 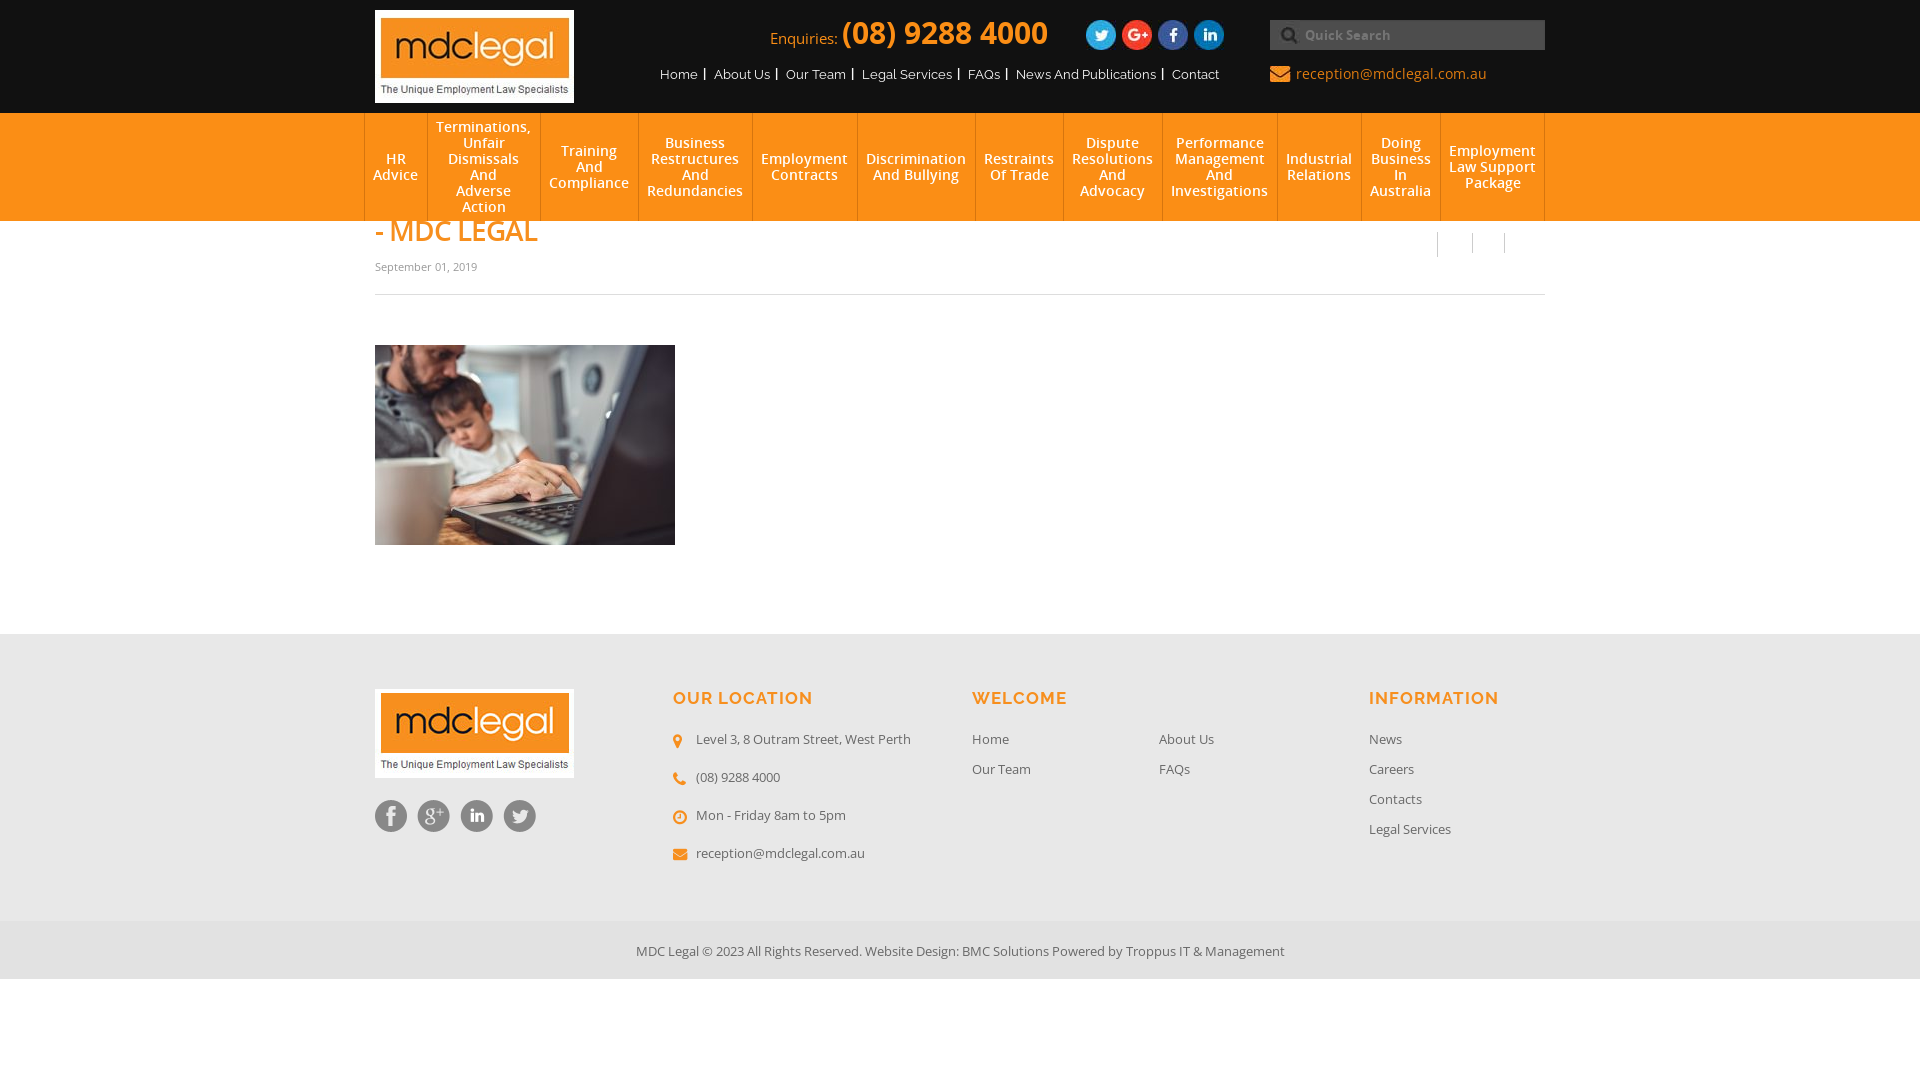 What do you see at coordinates (1457, 770) in the screenshot?
I see `'Careers'` at bounding box center [1457, 770].